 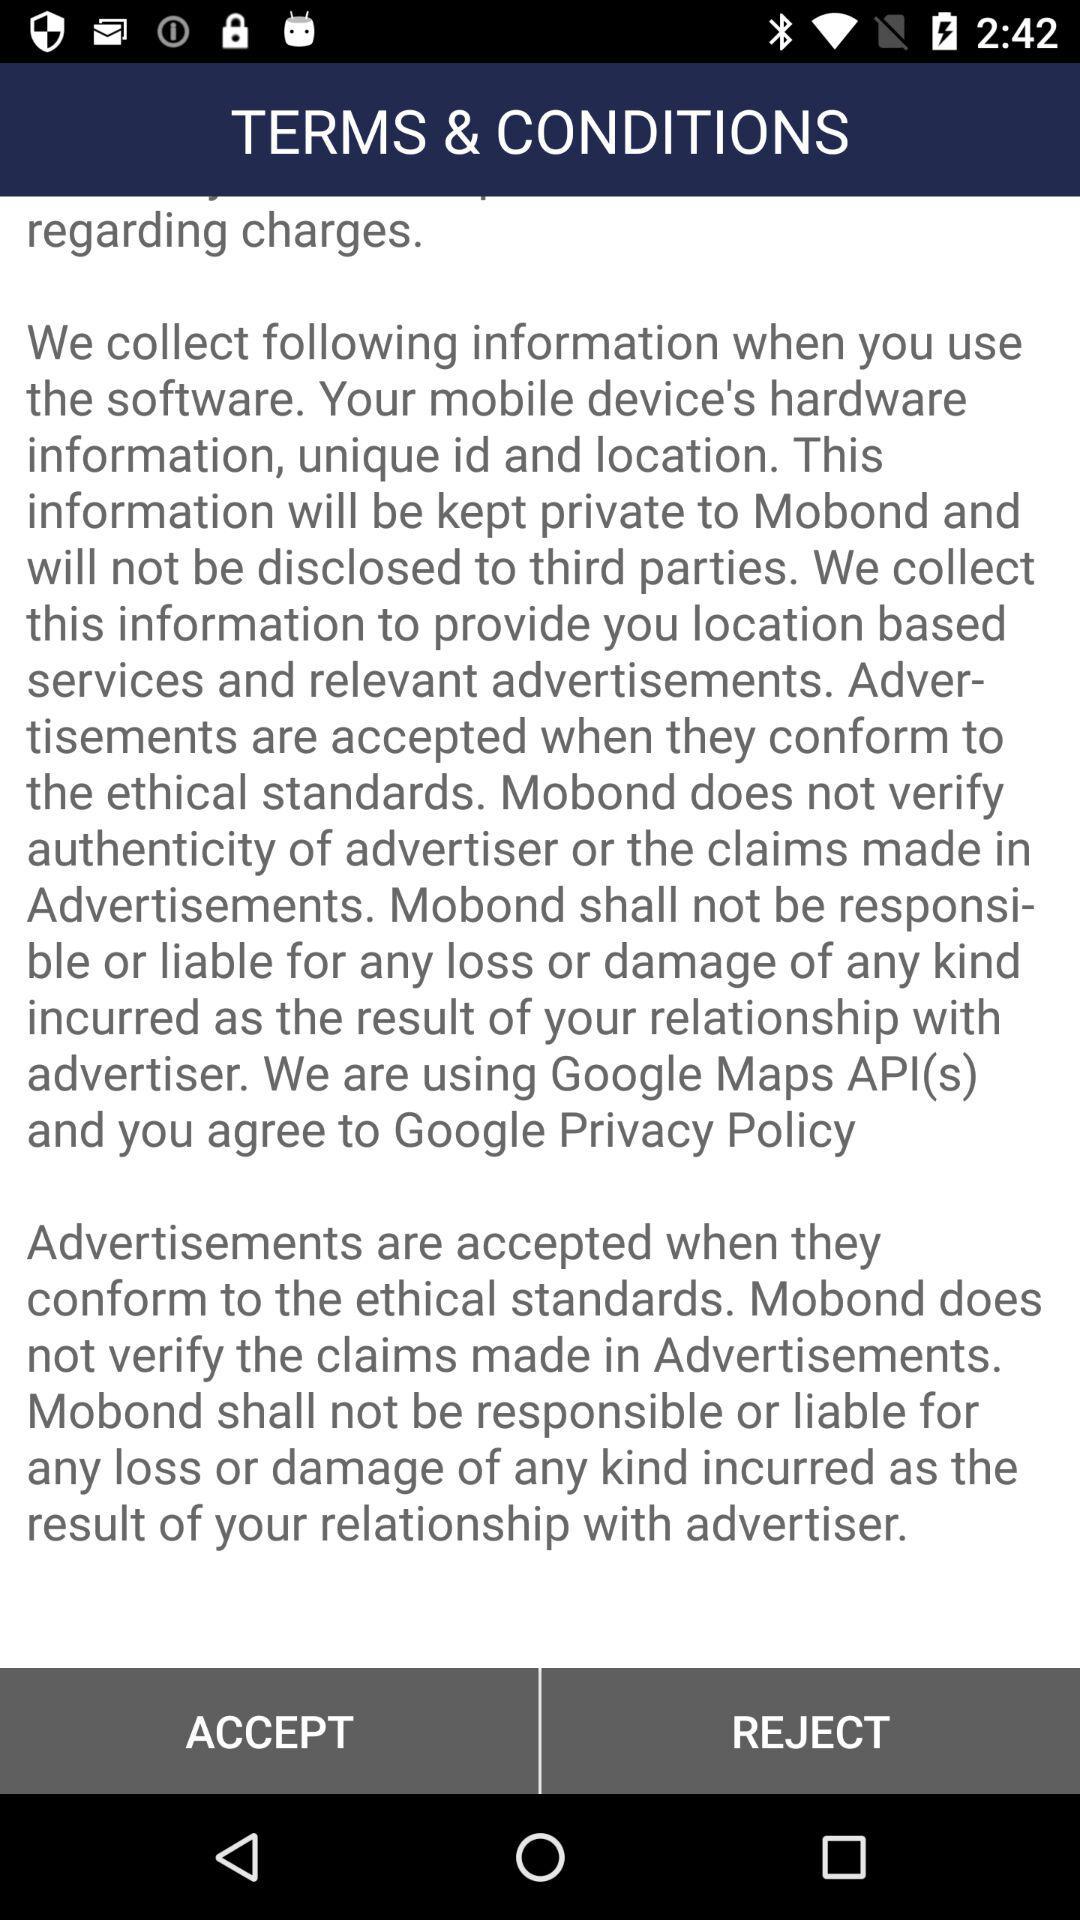 I want to click on the app below please read these app, so click(x=810, y=1730).